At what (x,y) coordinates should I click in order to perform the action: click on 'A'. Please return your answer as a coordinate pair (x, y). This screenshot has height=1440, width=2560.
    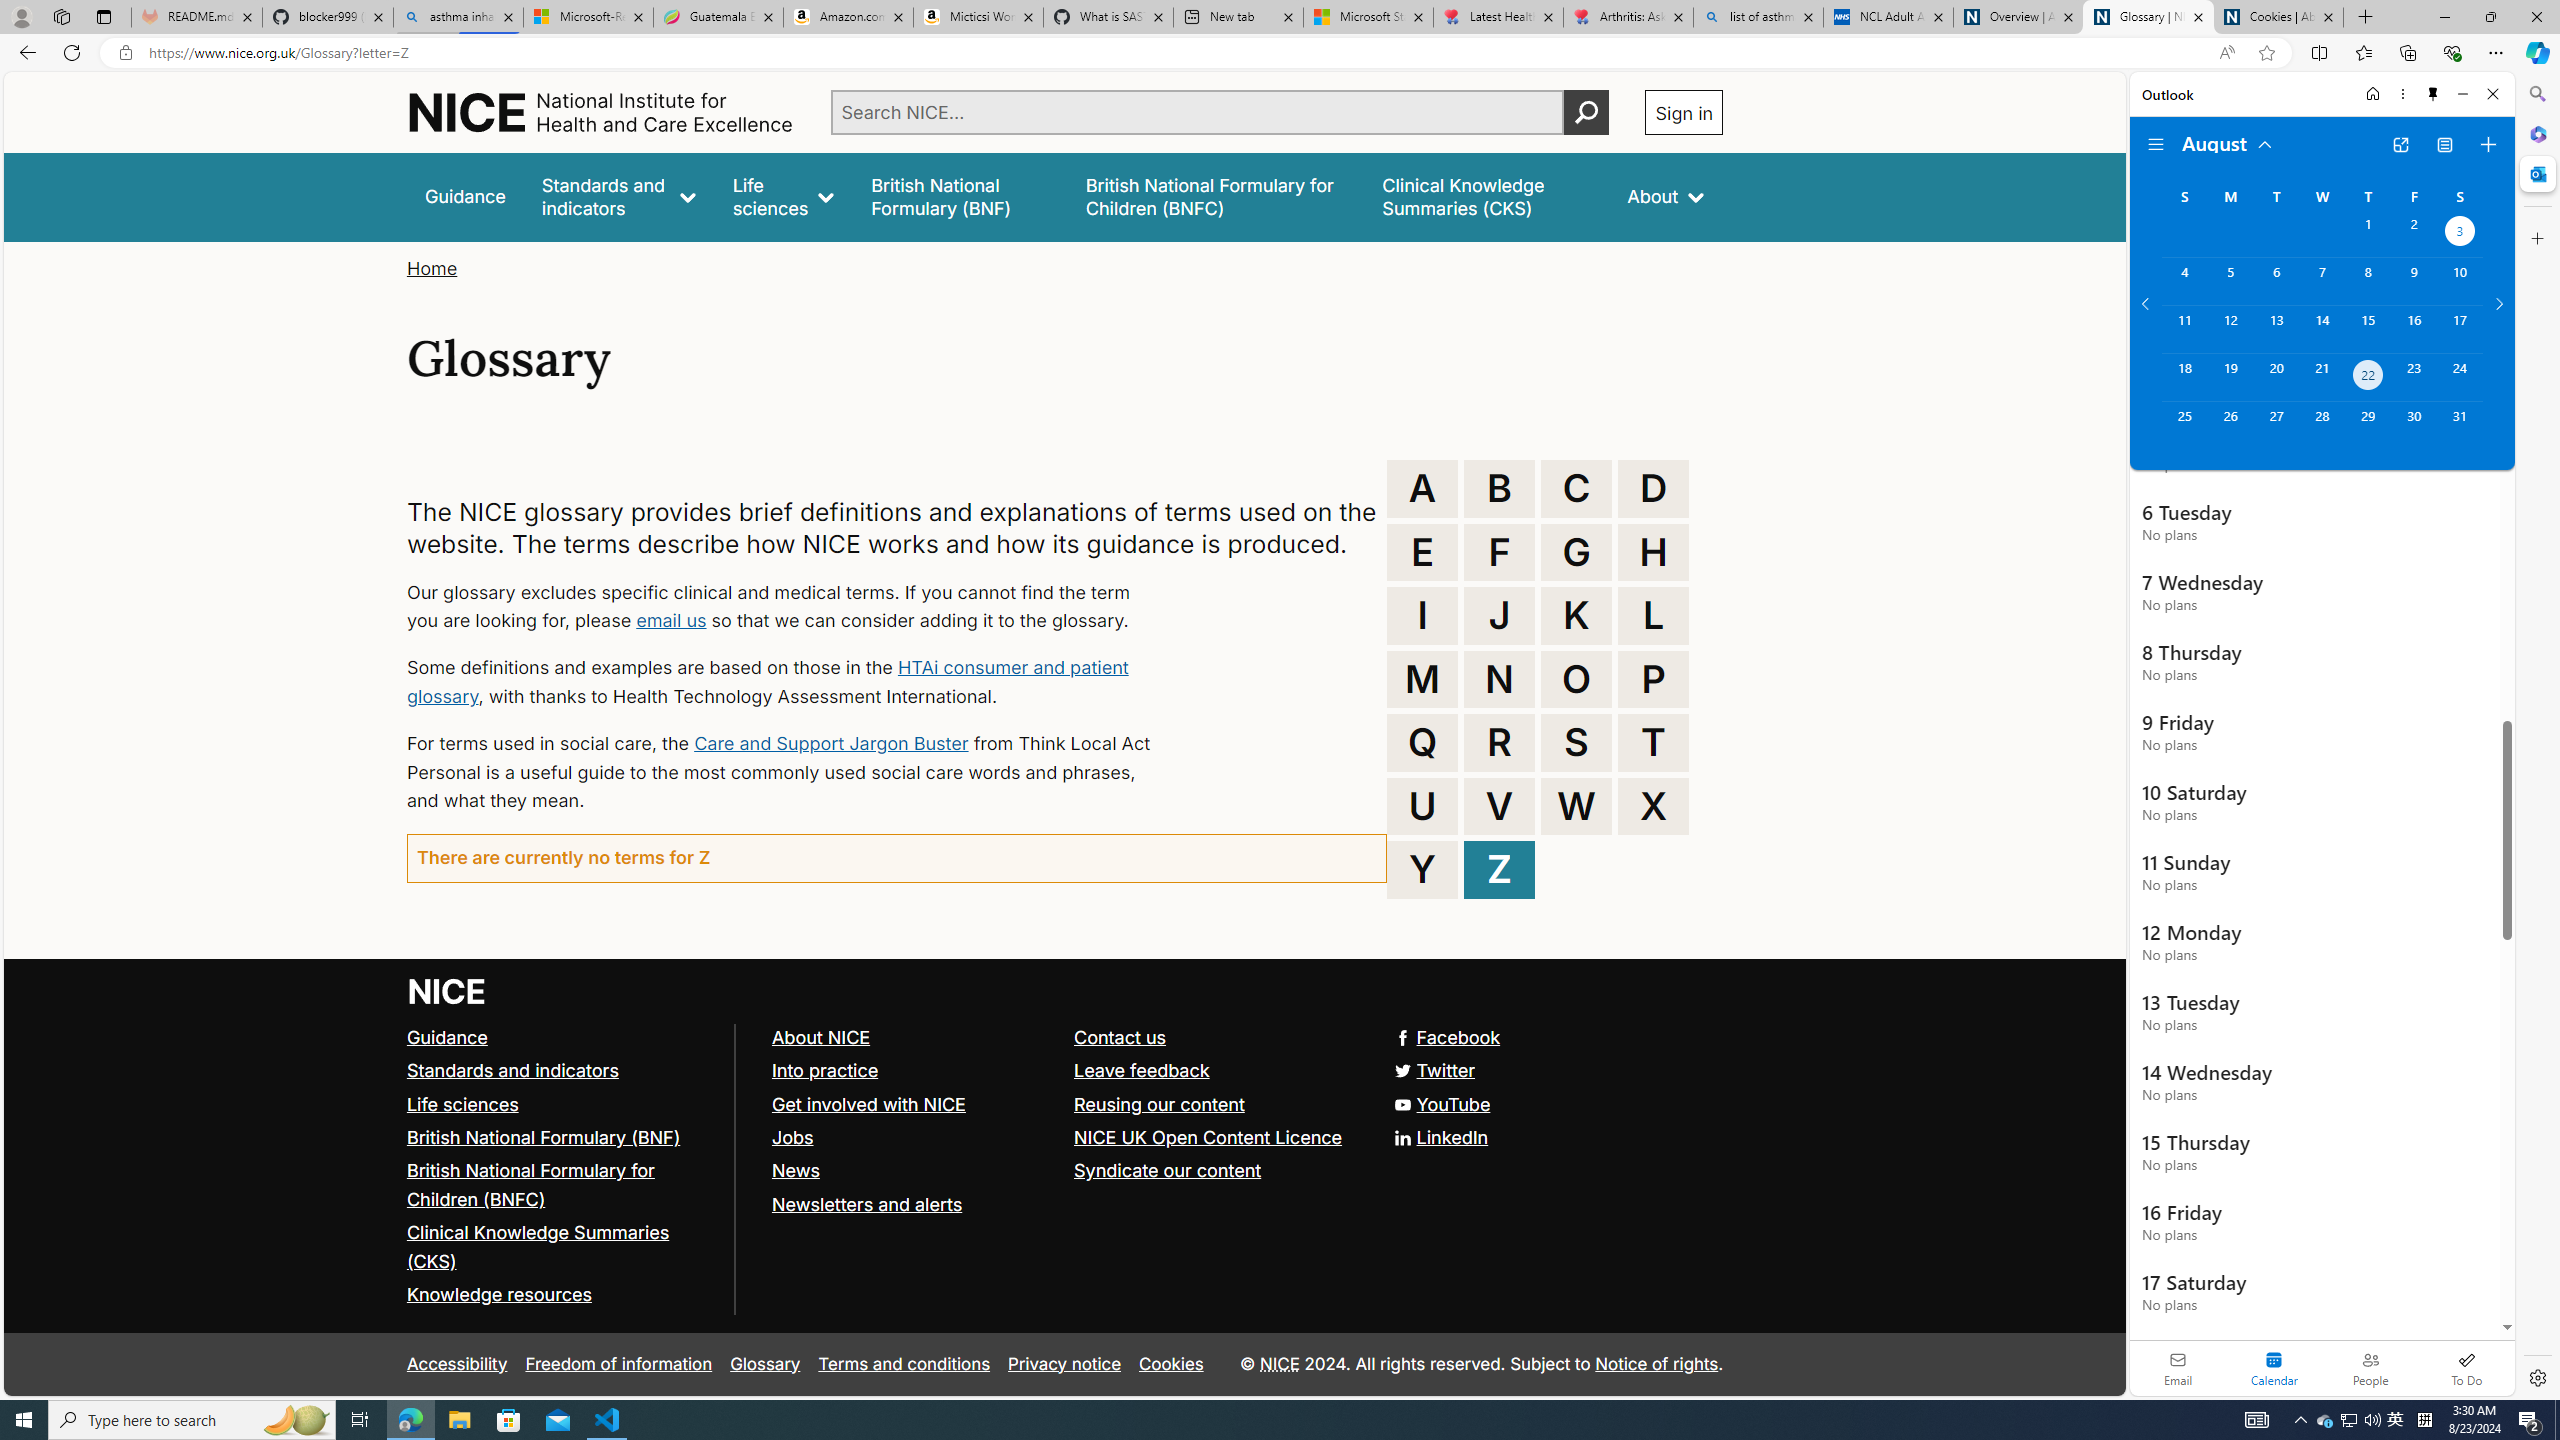
    Looking at the image, I should click on (1422, 487).